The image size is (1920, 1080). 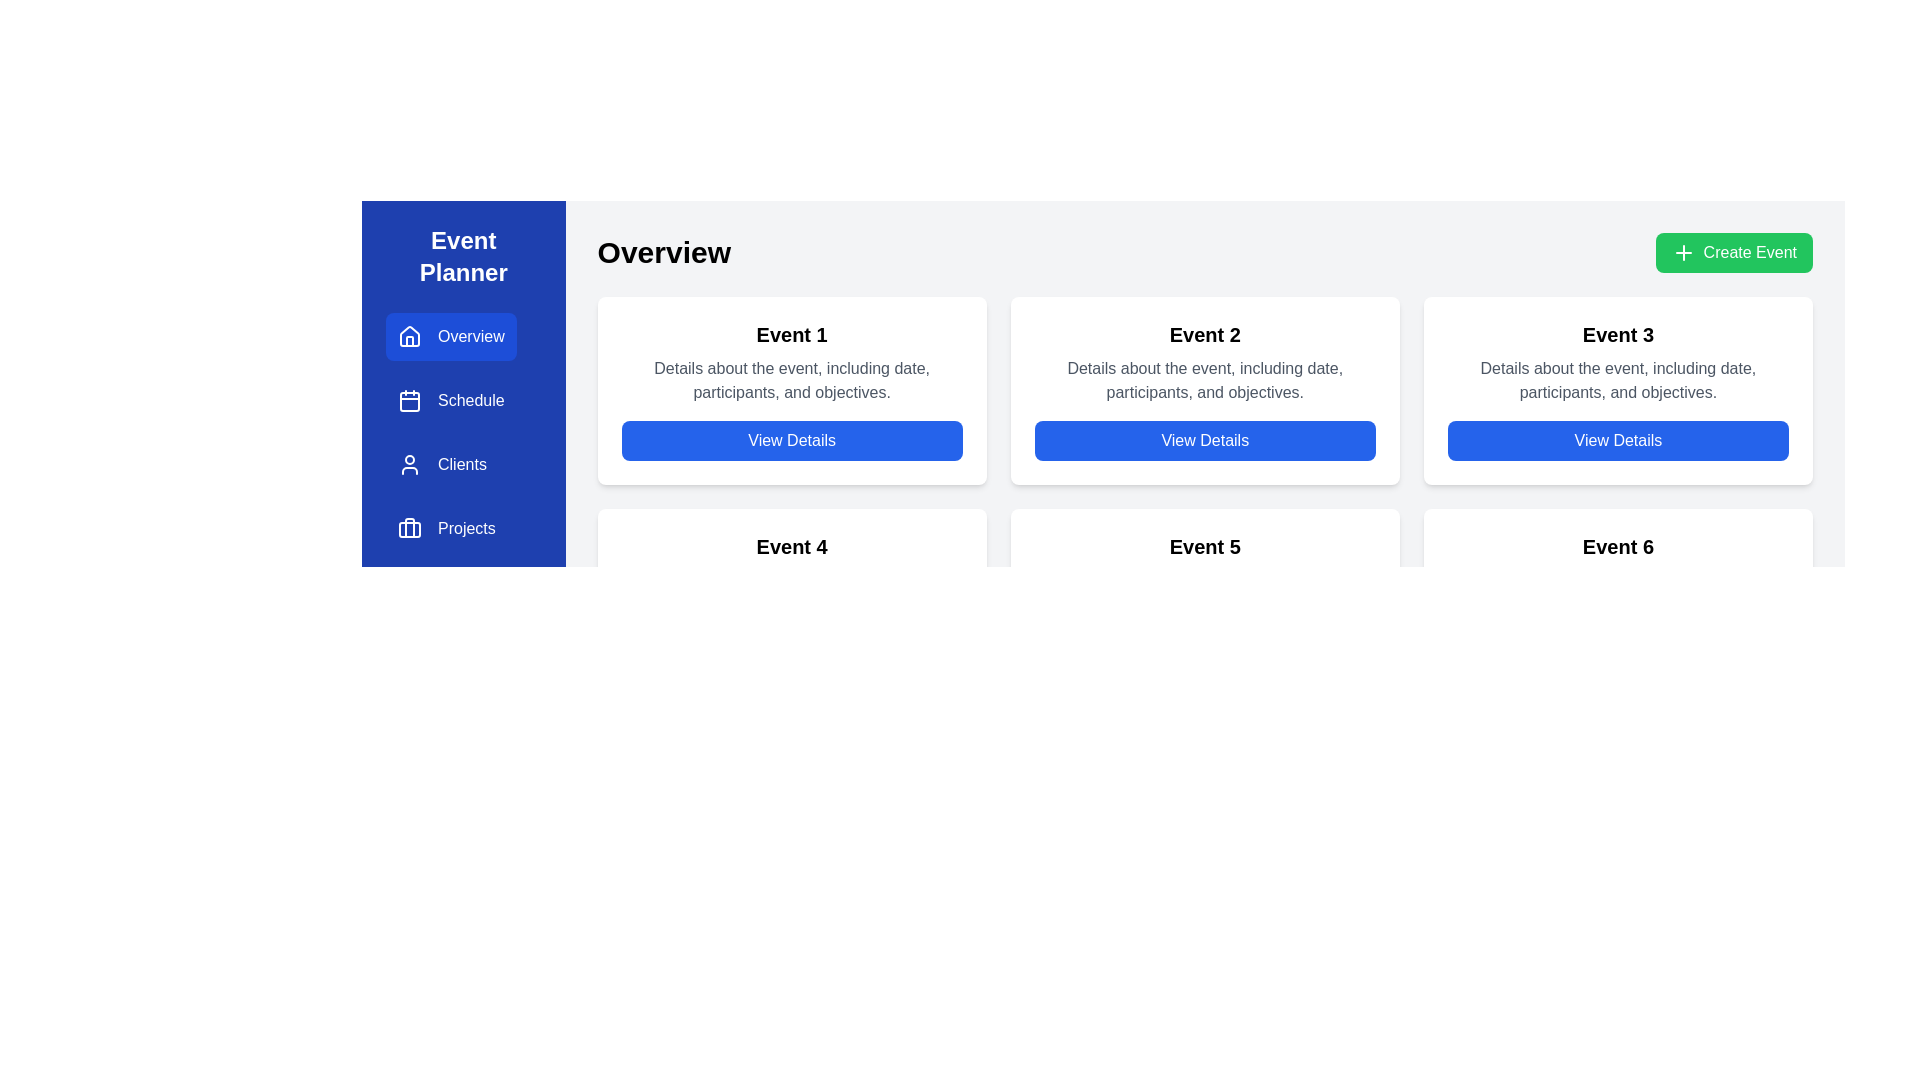 I want to click on the 'Clients' menu item in the sidebar, which is the third item from the top, so click(x=450, y=465).